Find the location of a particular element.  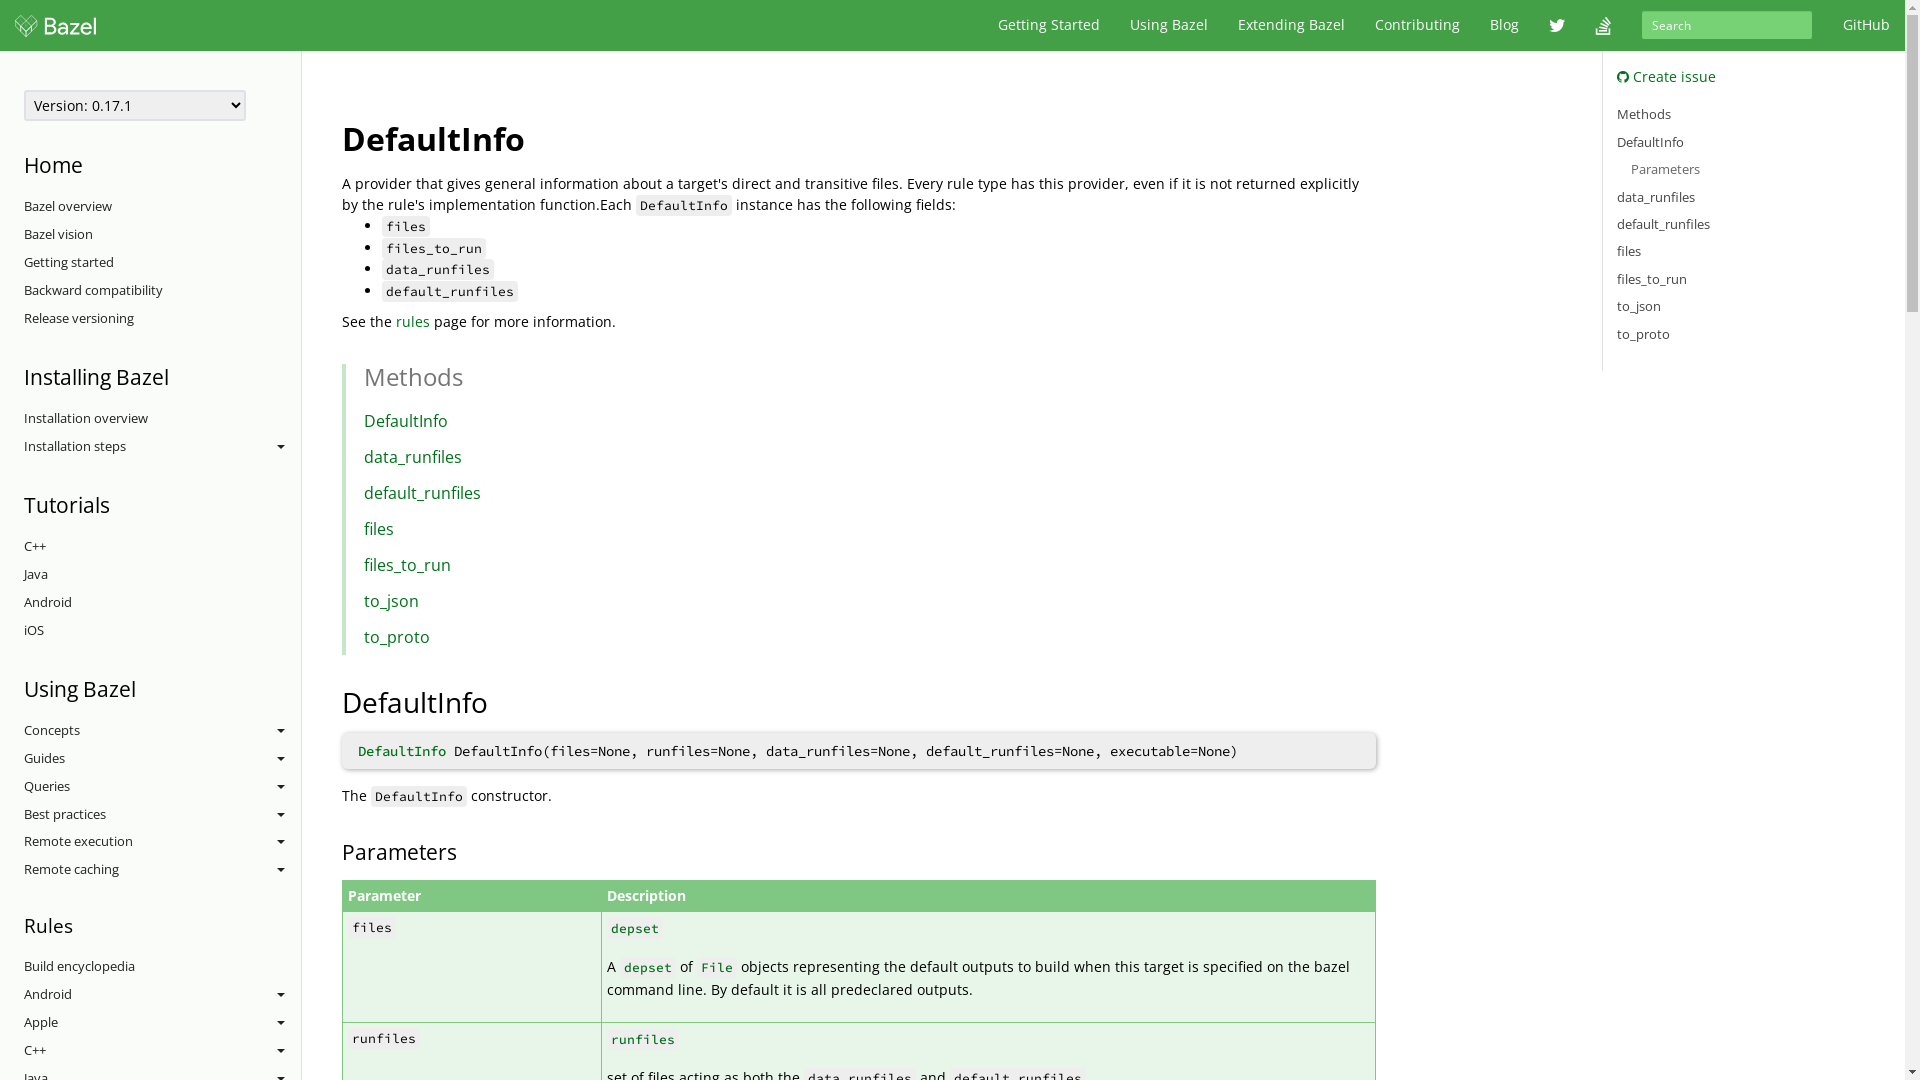

'Installation overview' is located at coordinates (162, 418).